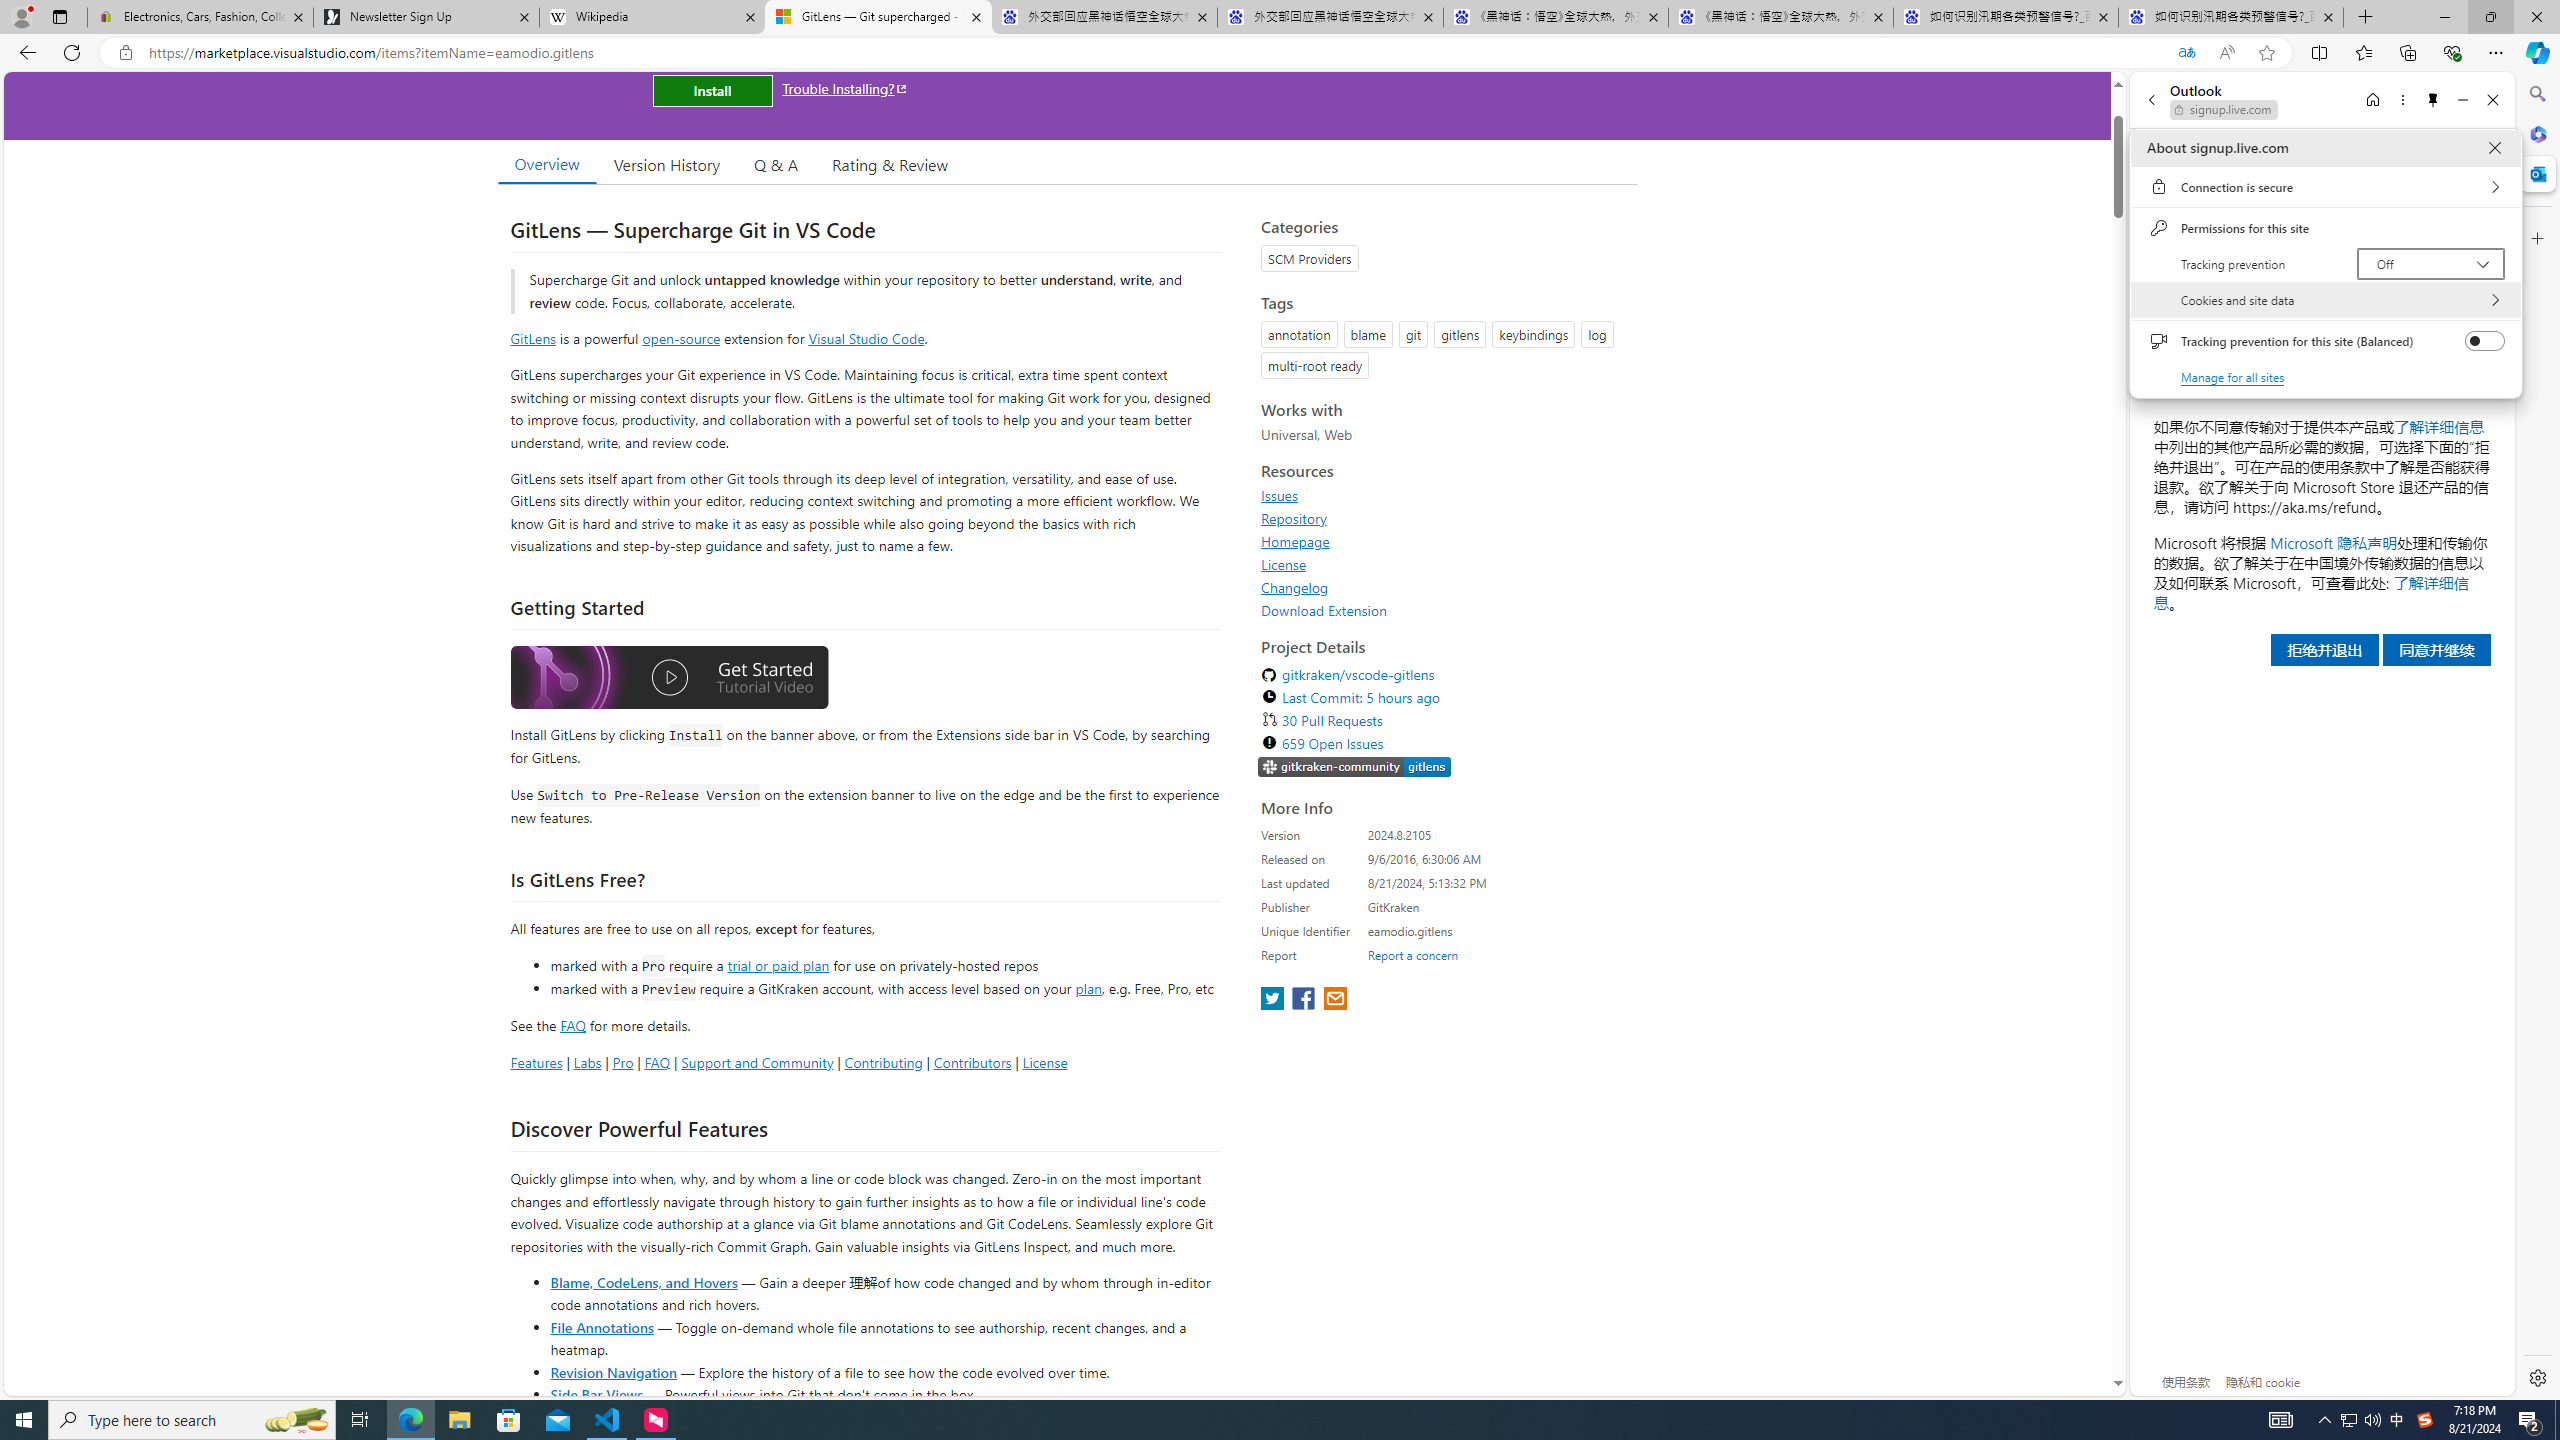  What do you see at coordinates (2360, 1418) in the screenshot?
I see `'User Promoted Notification Area'` at bounding box center [2360, 1418].